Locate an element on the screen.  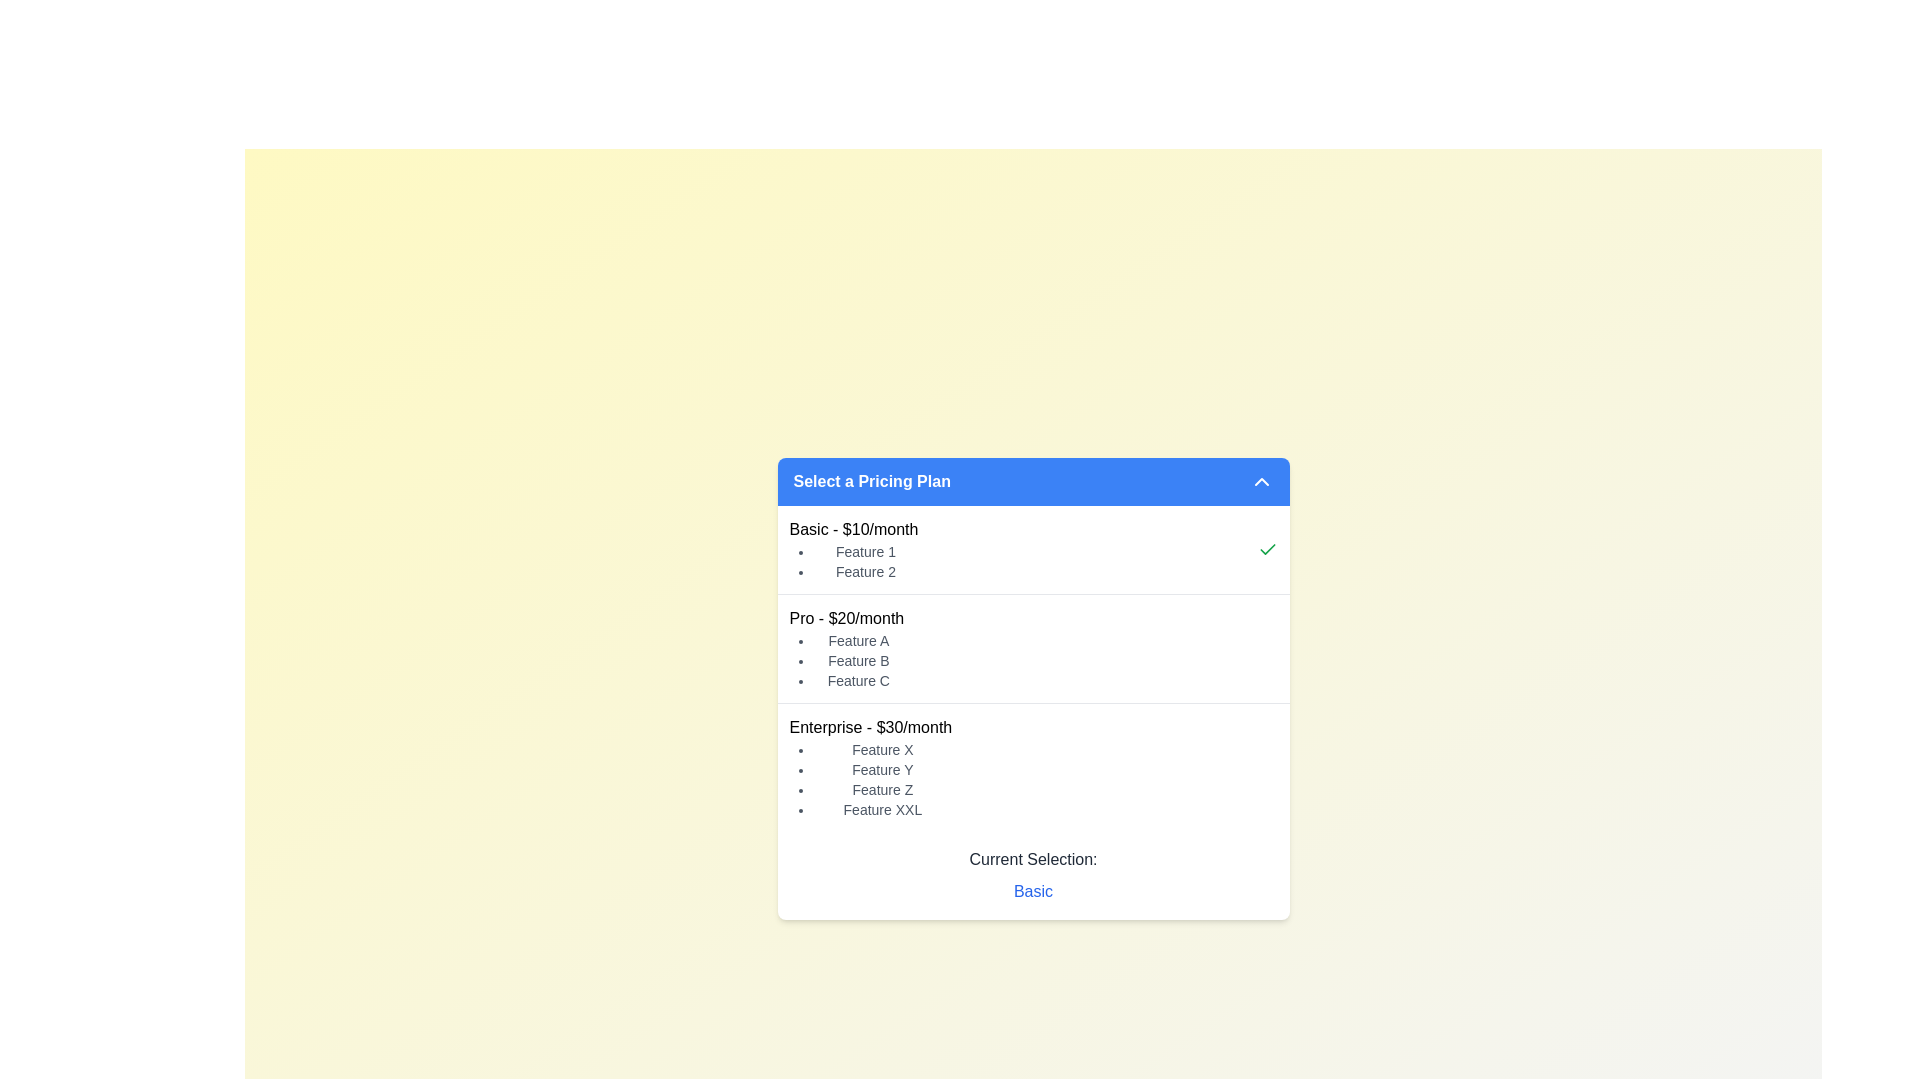
the static text indicator reading 'Feature 2', which is the second item in a bulleted list under the 'Basic - $10/month' section is located at coordinates (865, 571).